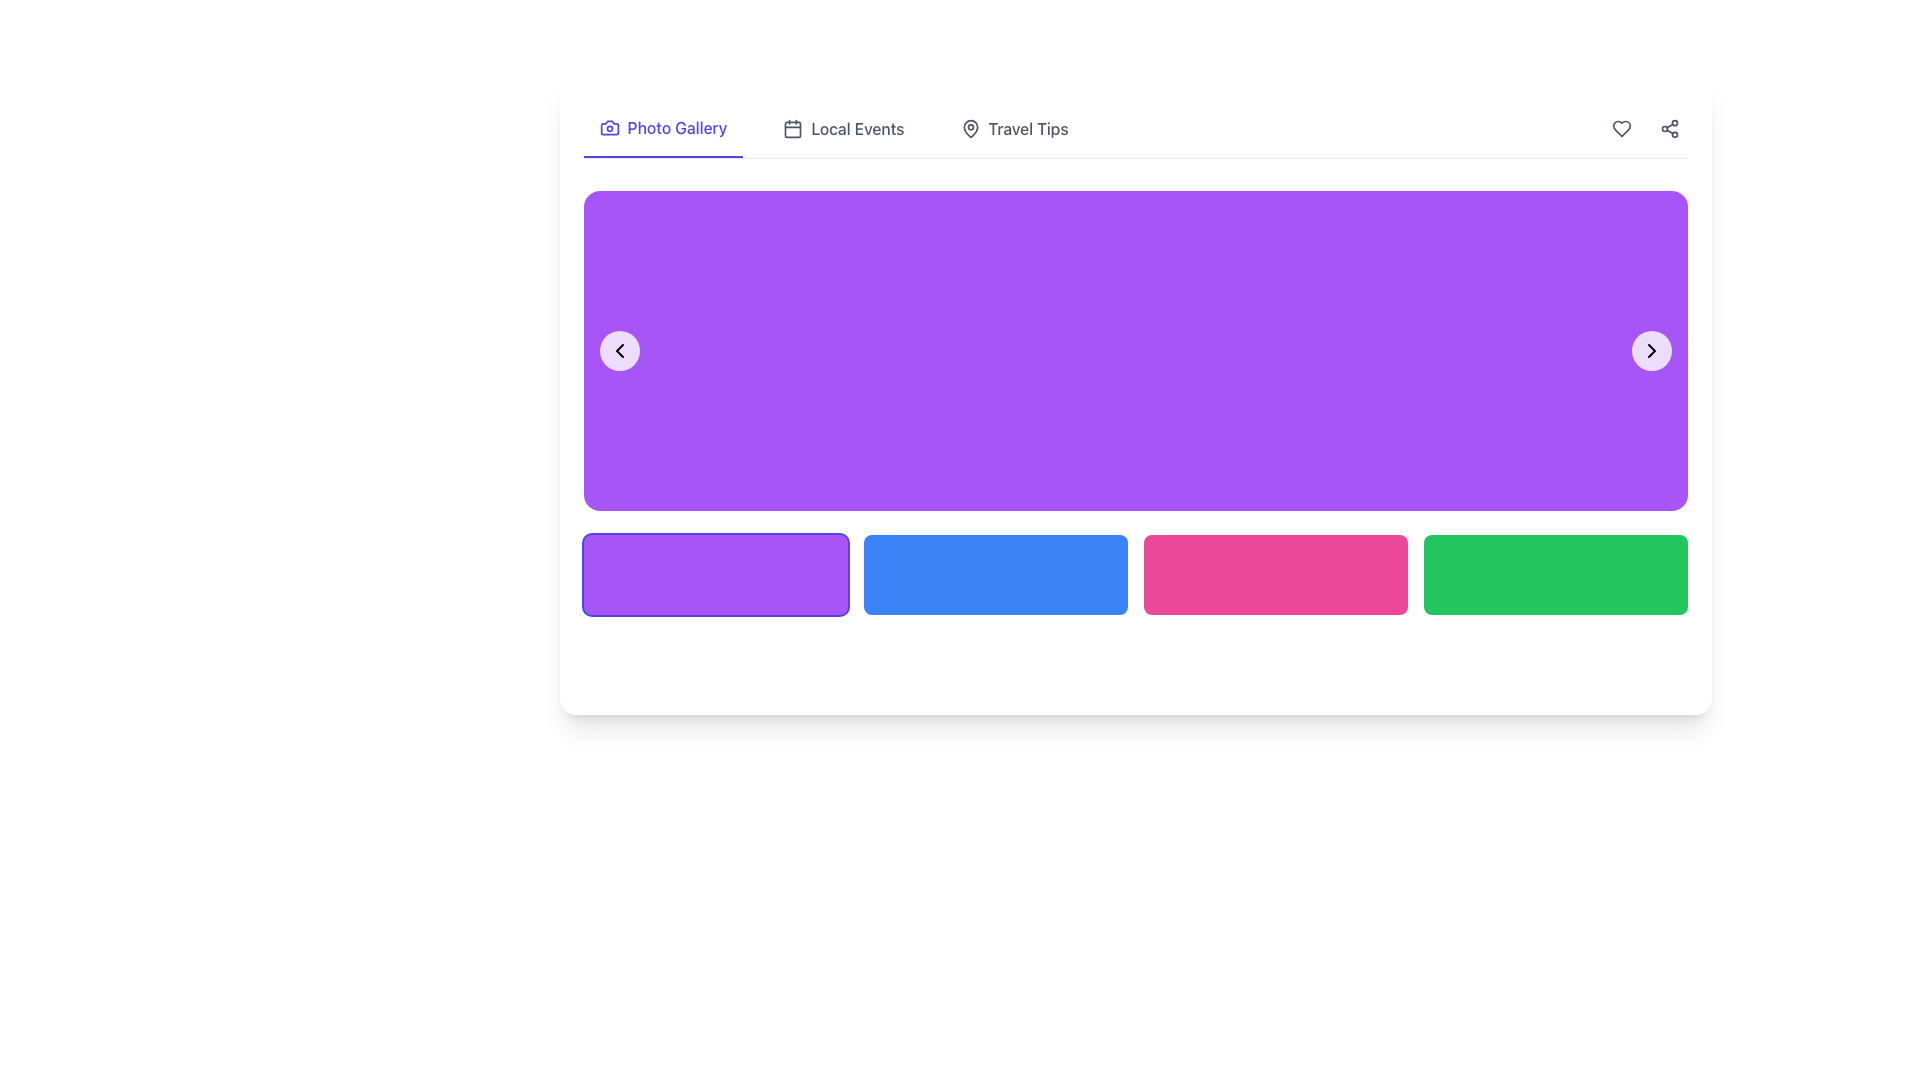 The image size is (1920, 1080). I want to click on the 'Local Events' tab in the navigation menu, so click(843, 128).